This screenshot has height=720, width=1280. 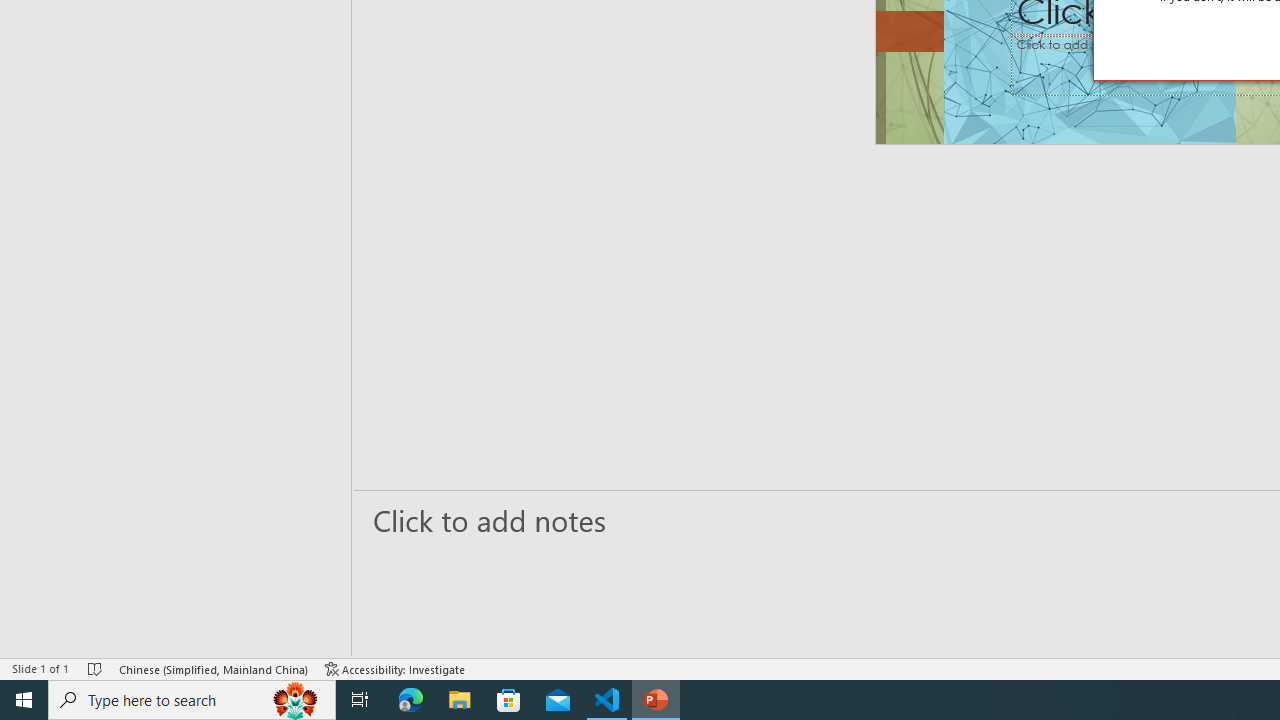 What do you see at coordinates (656, 698) in the screenshot?
I see `'PowerPoint - 1 running window'` at bounding box center [656, 698].